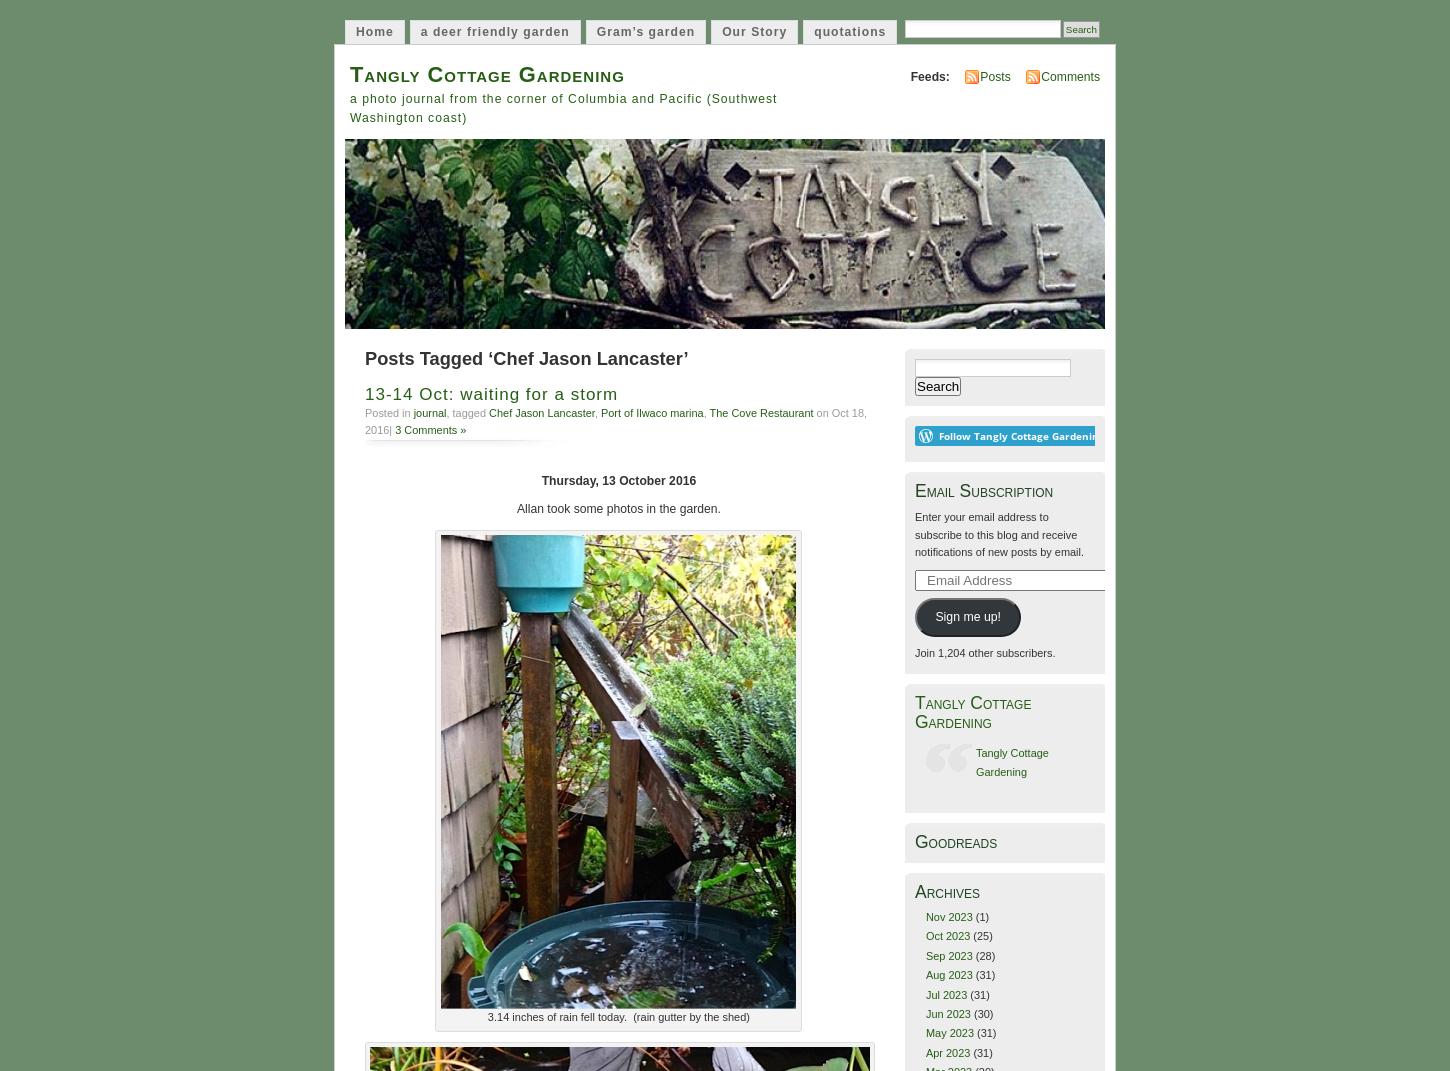 Image resolution: width=1450 pixels, height=1071 pixels. I want to click on 'a photo journal from the corner of Columbia and Pacific (Southwest Washington coast)', so click(563, 107).